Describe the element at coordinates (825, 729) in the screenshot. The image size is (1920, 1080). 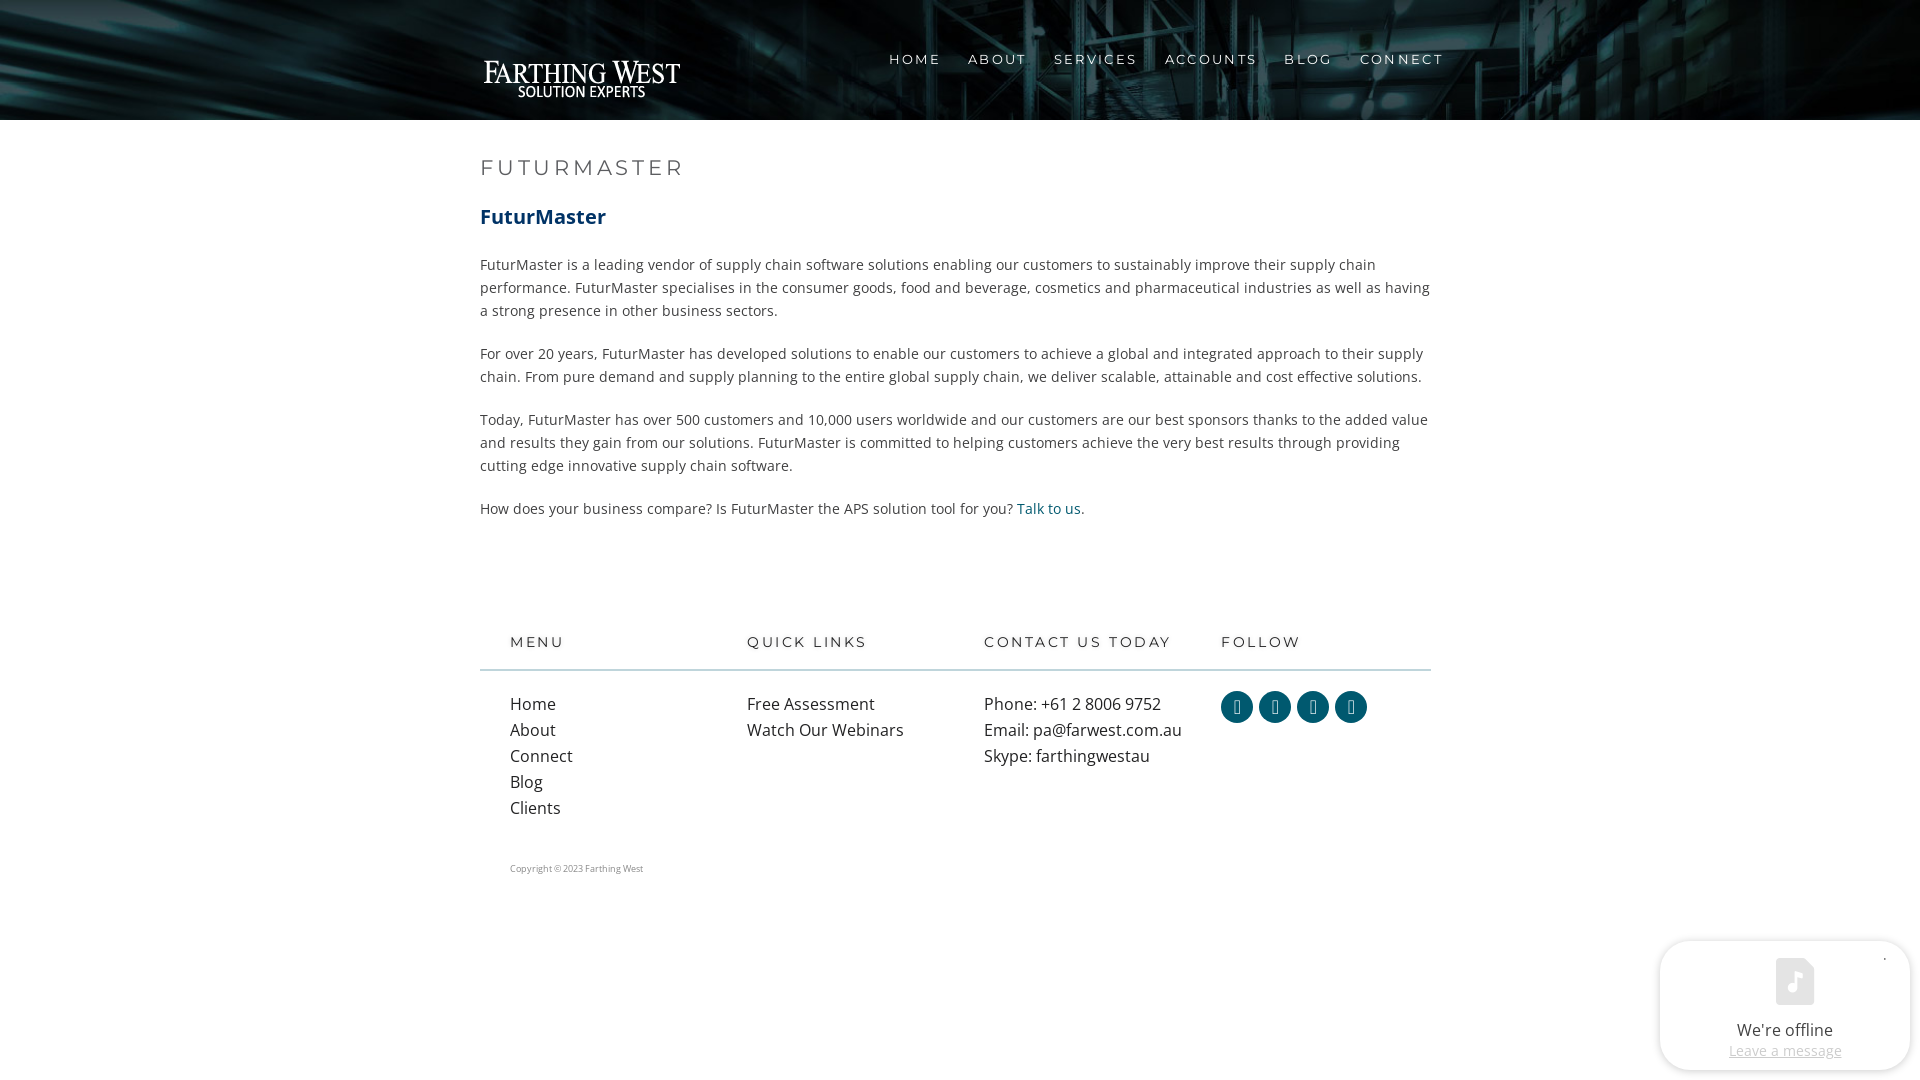
I see `'Watch Our Webinars'` at that location.